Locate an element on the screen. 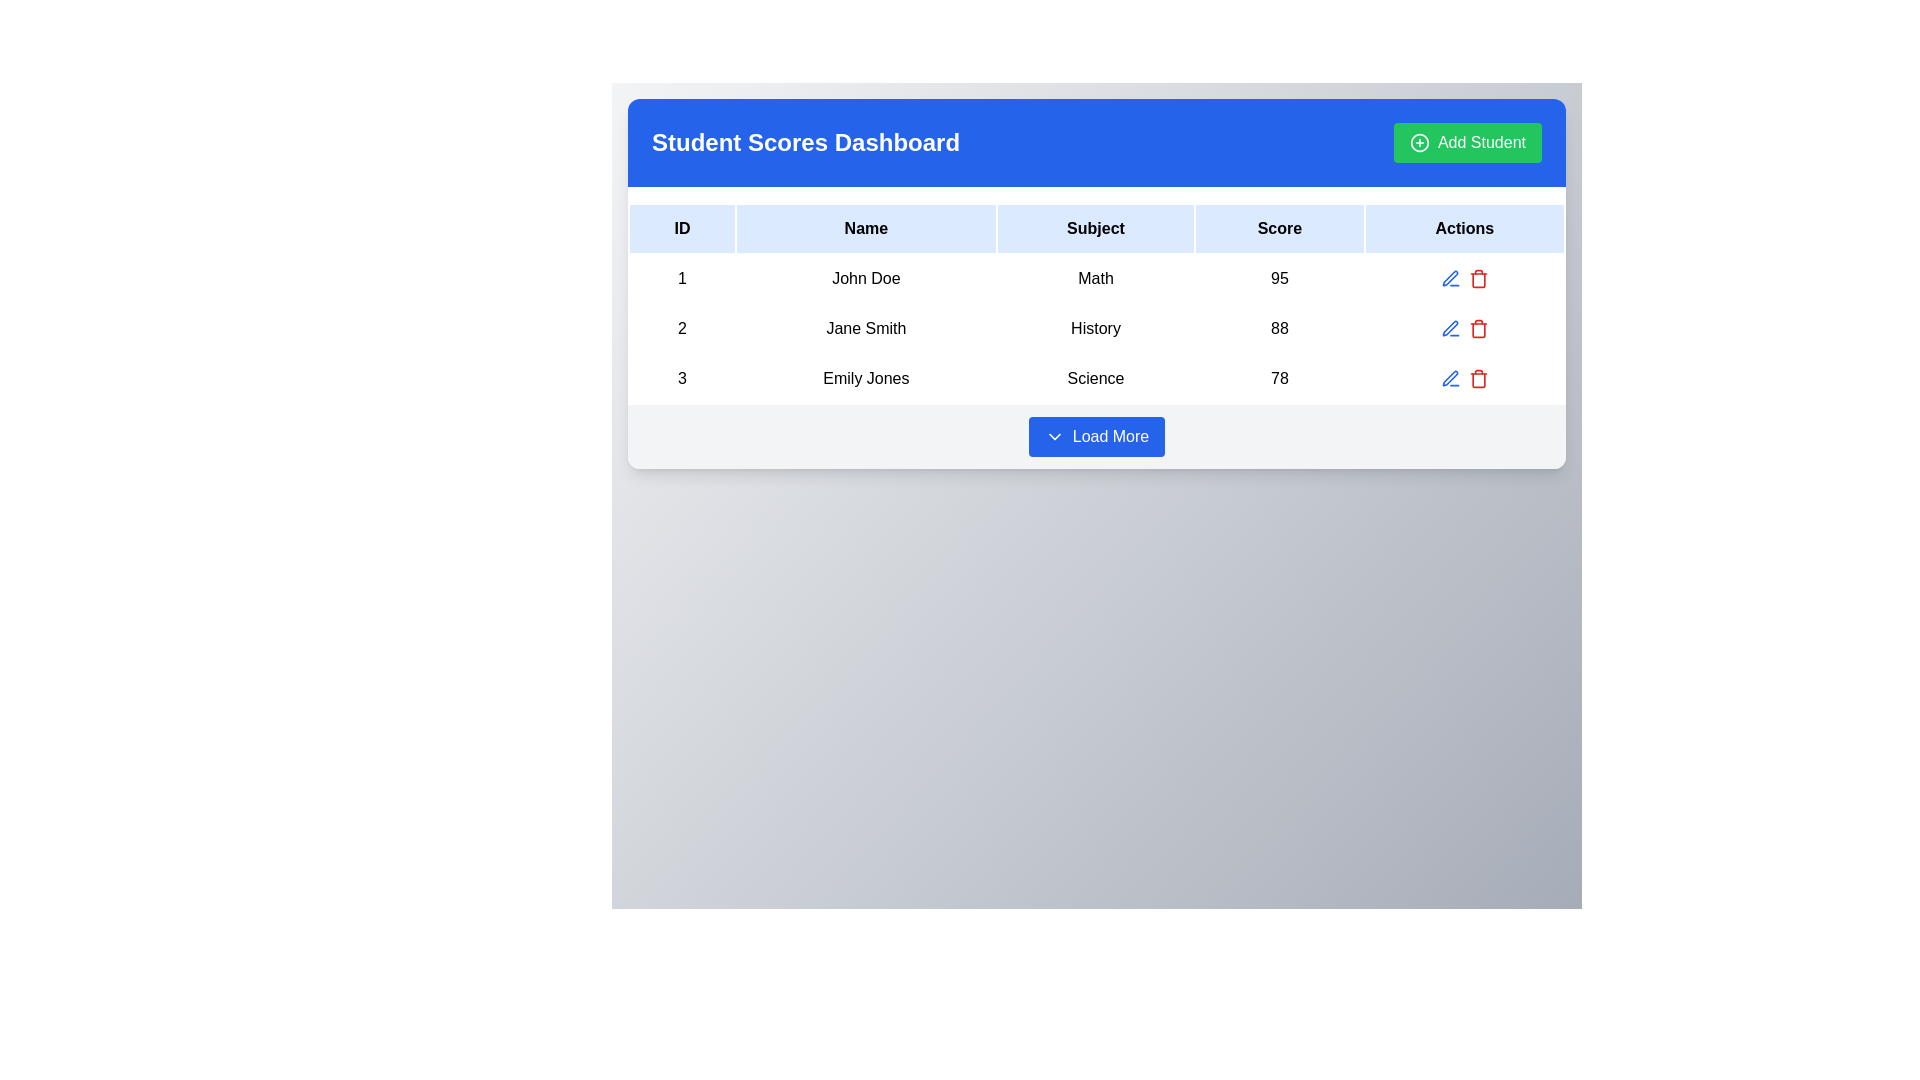 The height and width of the screenshot is (1080, 1920). the 'Student Scores Dashboard' text element displayed in bold and large font within the blue header section at the top of the card is located at coordinates (806, 141).